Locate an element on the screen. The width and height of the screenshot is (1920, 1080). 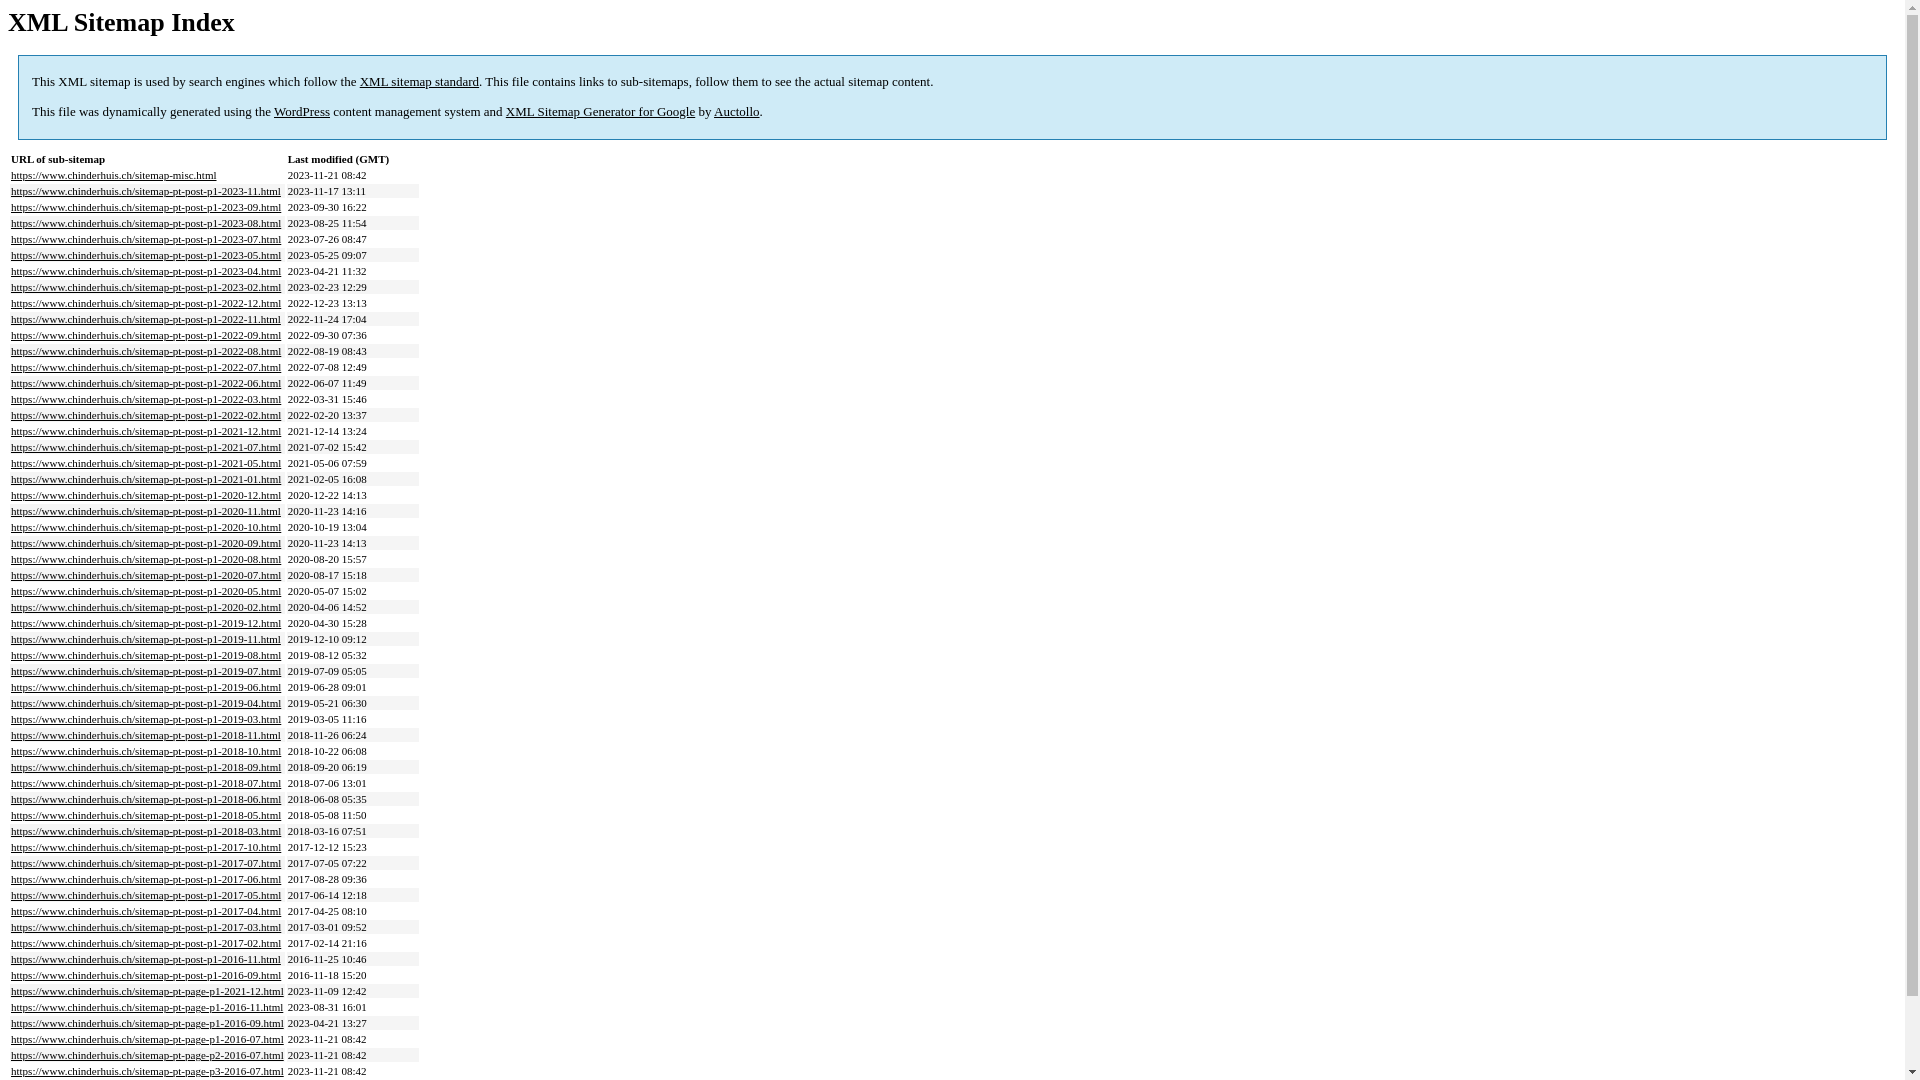
'https://www.chinderhuis.ch/sitemap-pt-page-p1-2021-12.html' is located at coordinates (146, 991).